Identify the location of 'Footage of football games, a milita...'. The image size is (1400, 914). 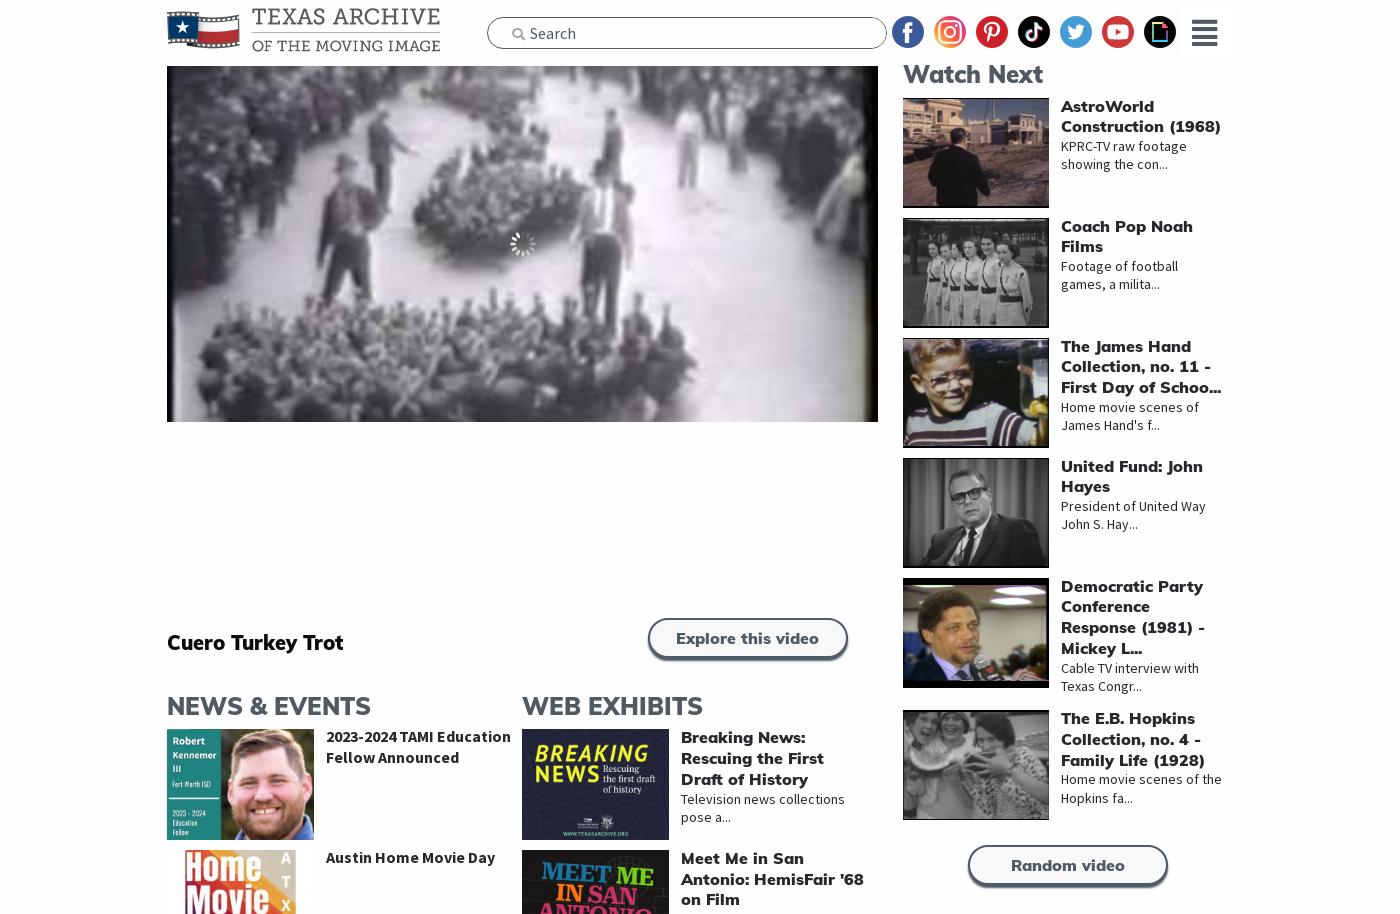
(1061, 275).